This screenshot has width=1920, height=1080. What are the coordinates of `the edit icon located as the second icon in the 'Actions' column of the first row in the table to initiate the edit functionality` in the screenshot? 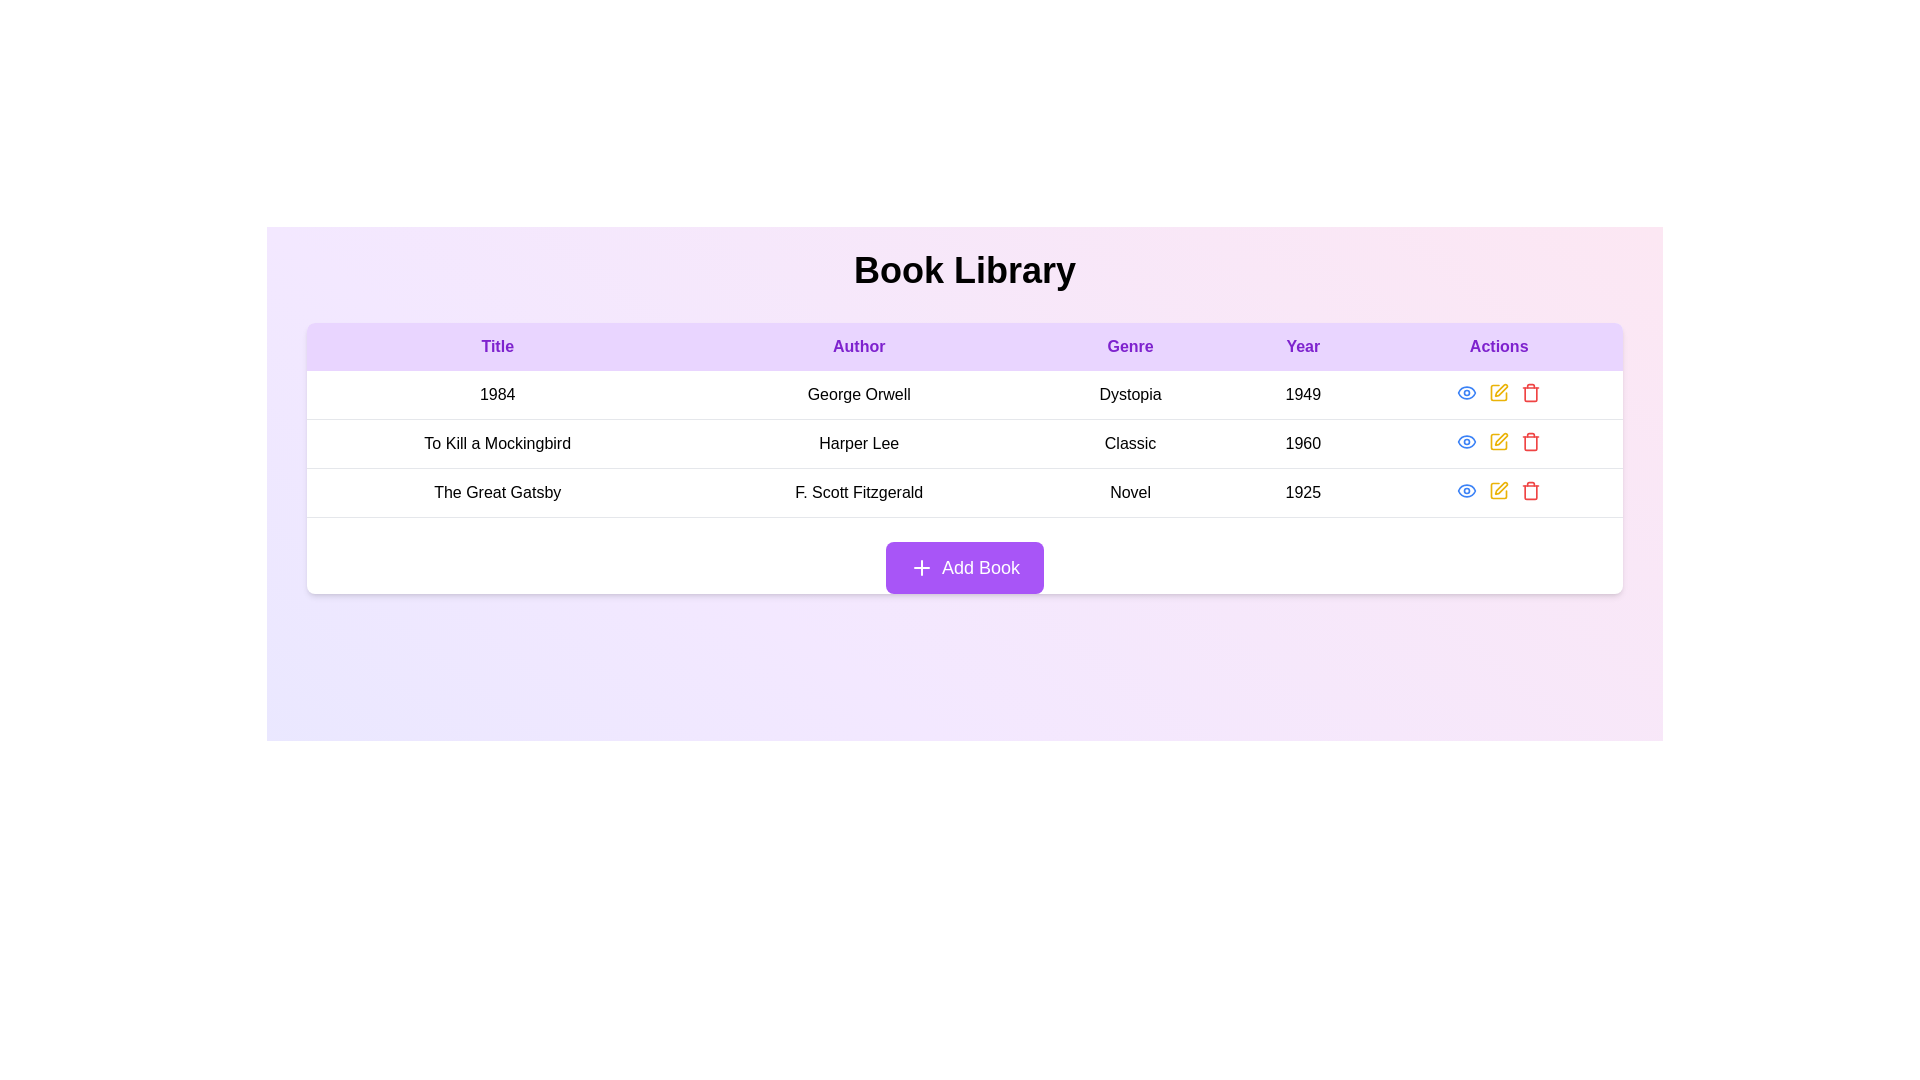 It's located at (1498, 393).